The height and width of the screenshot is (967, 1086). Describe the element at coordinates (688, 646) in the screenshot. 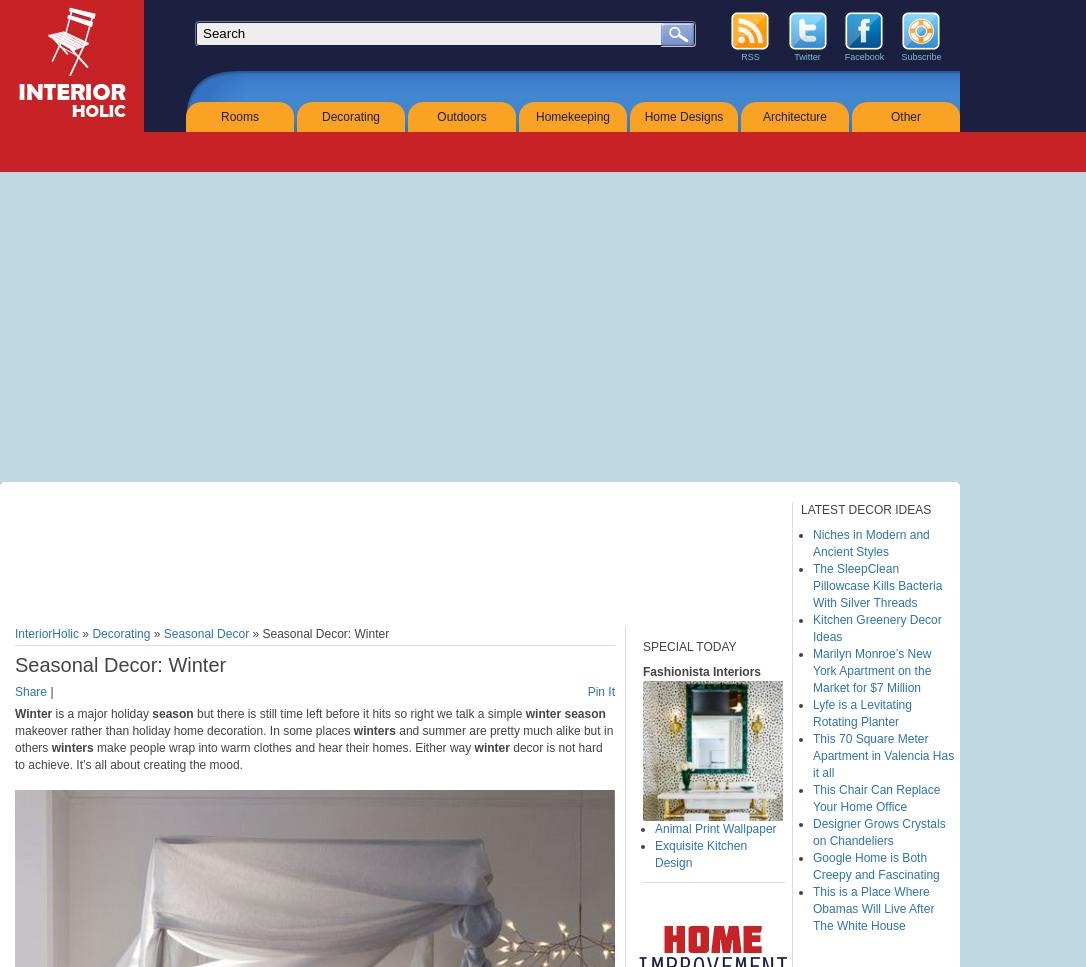

I see `'Special Today'` at that location.